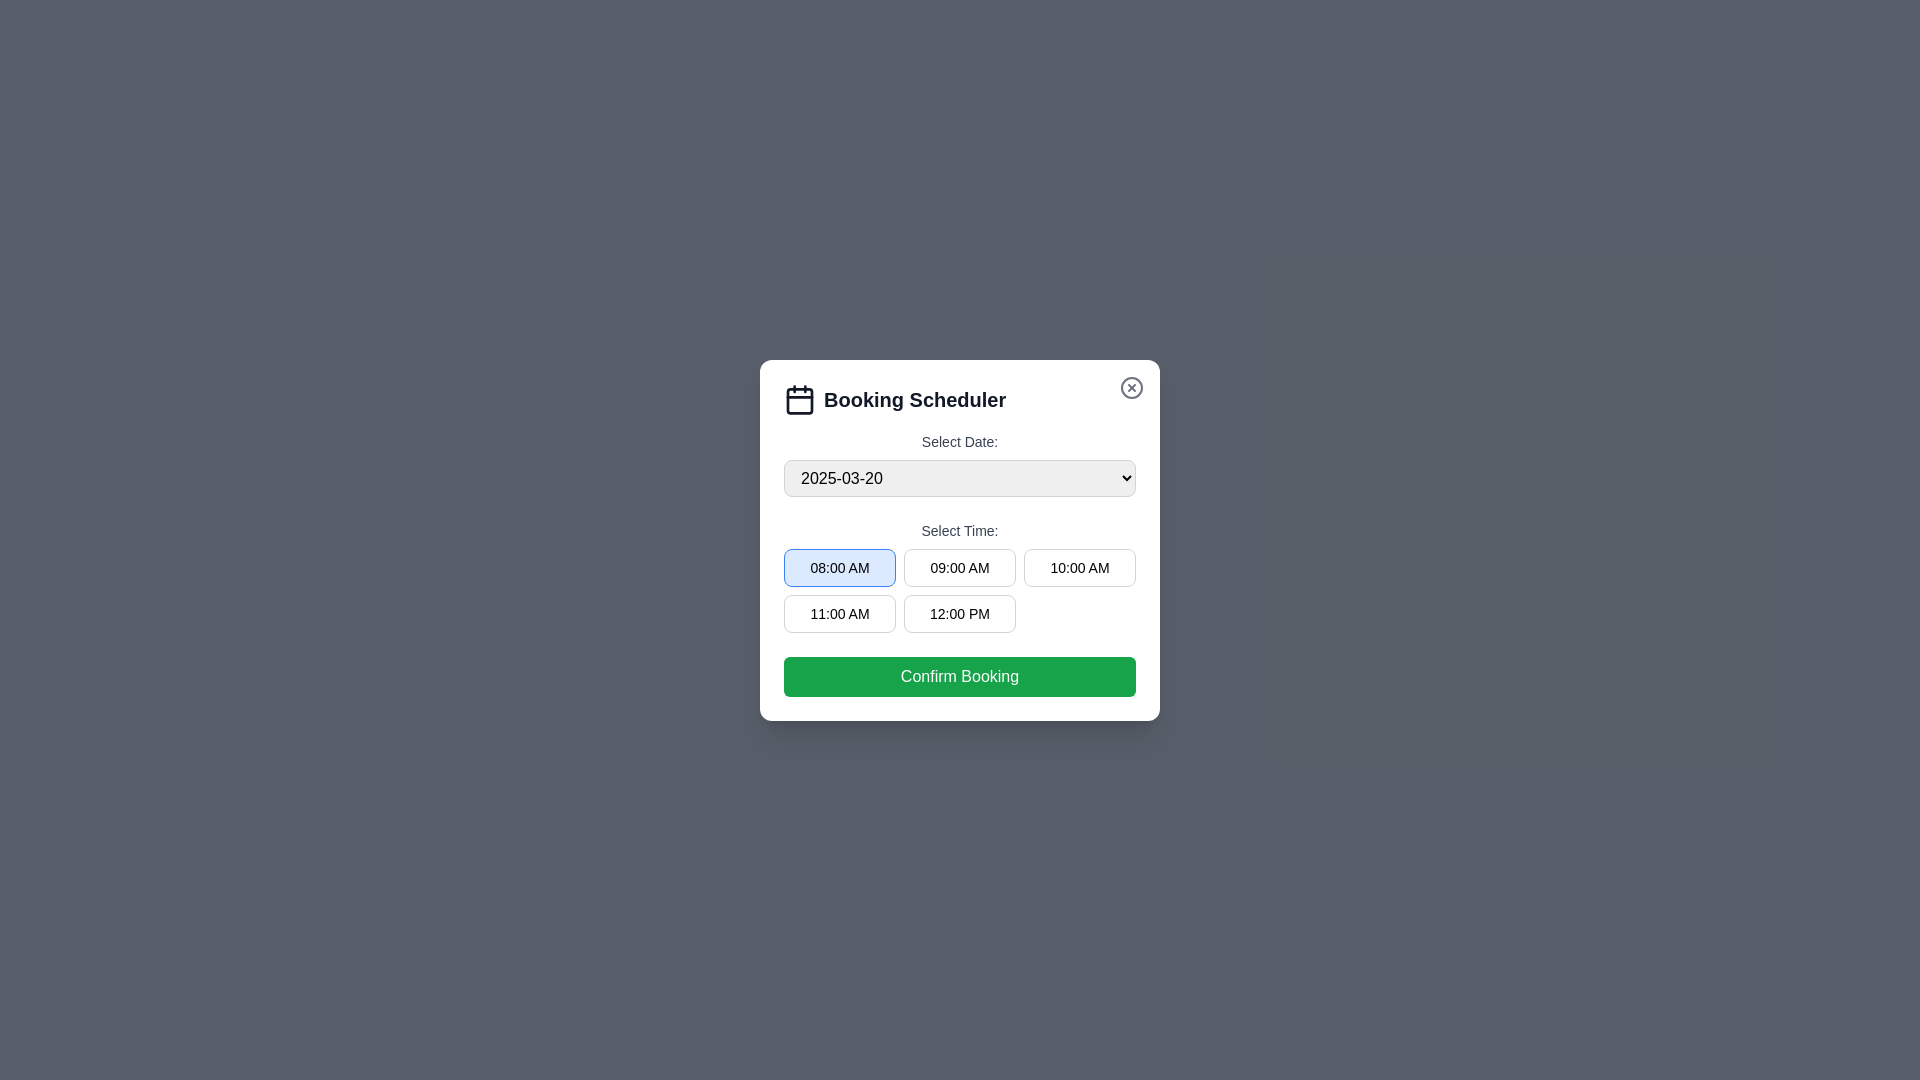 Image resolution: width=1920 pixels, height=1080 pixels. Describe the element at coordinates (960, 567) in the screenshot. I see `the '09:00 AM' button in the scheduling interface` at that location.